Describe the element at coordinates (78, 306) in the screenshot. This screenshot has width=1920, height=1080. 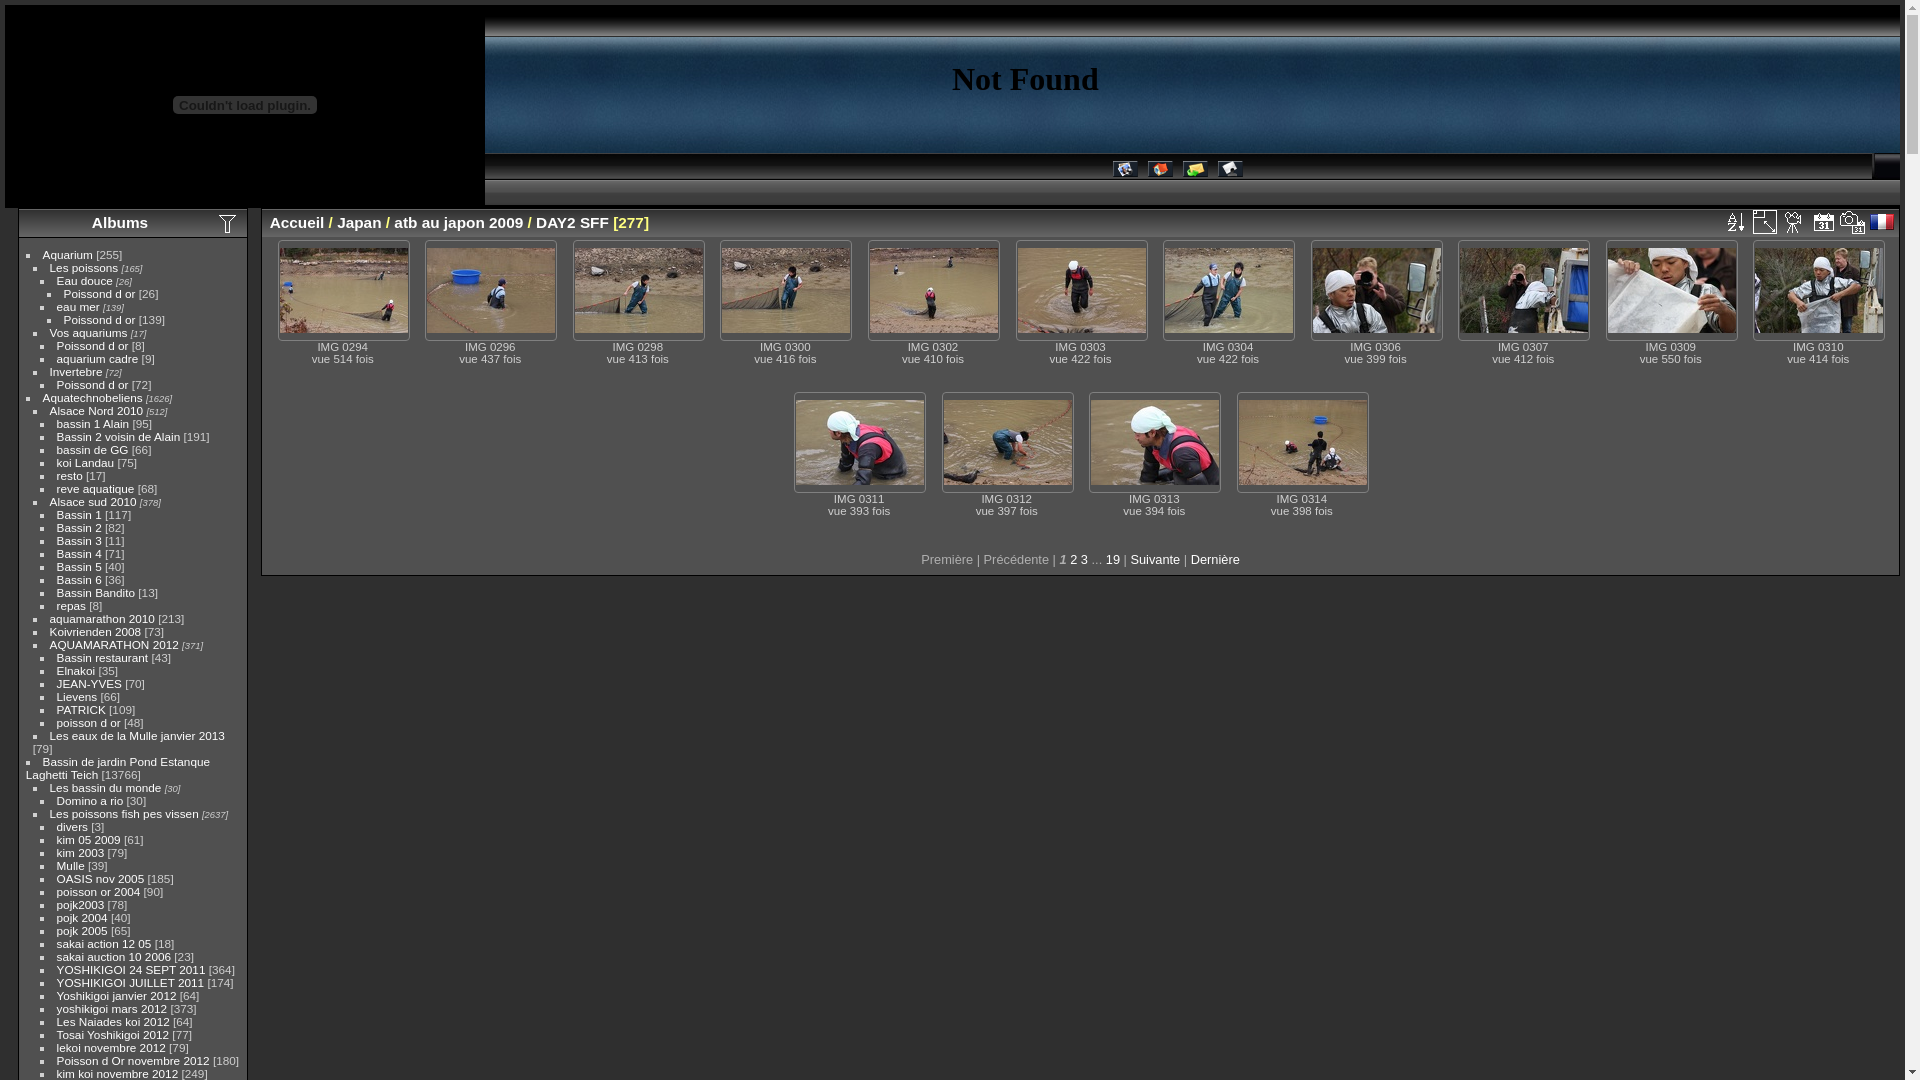
I see `'eau mer'` at that location.